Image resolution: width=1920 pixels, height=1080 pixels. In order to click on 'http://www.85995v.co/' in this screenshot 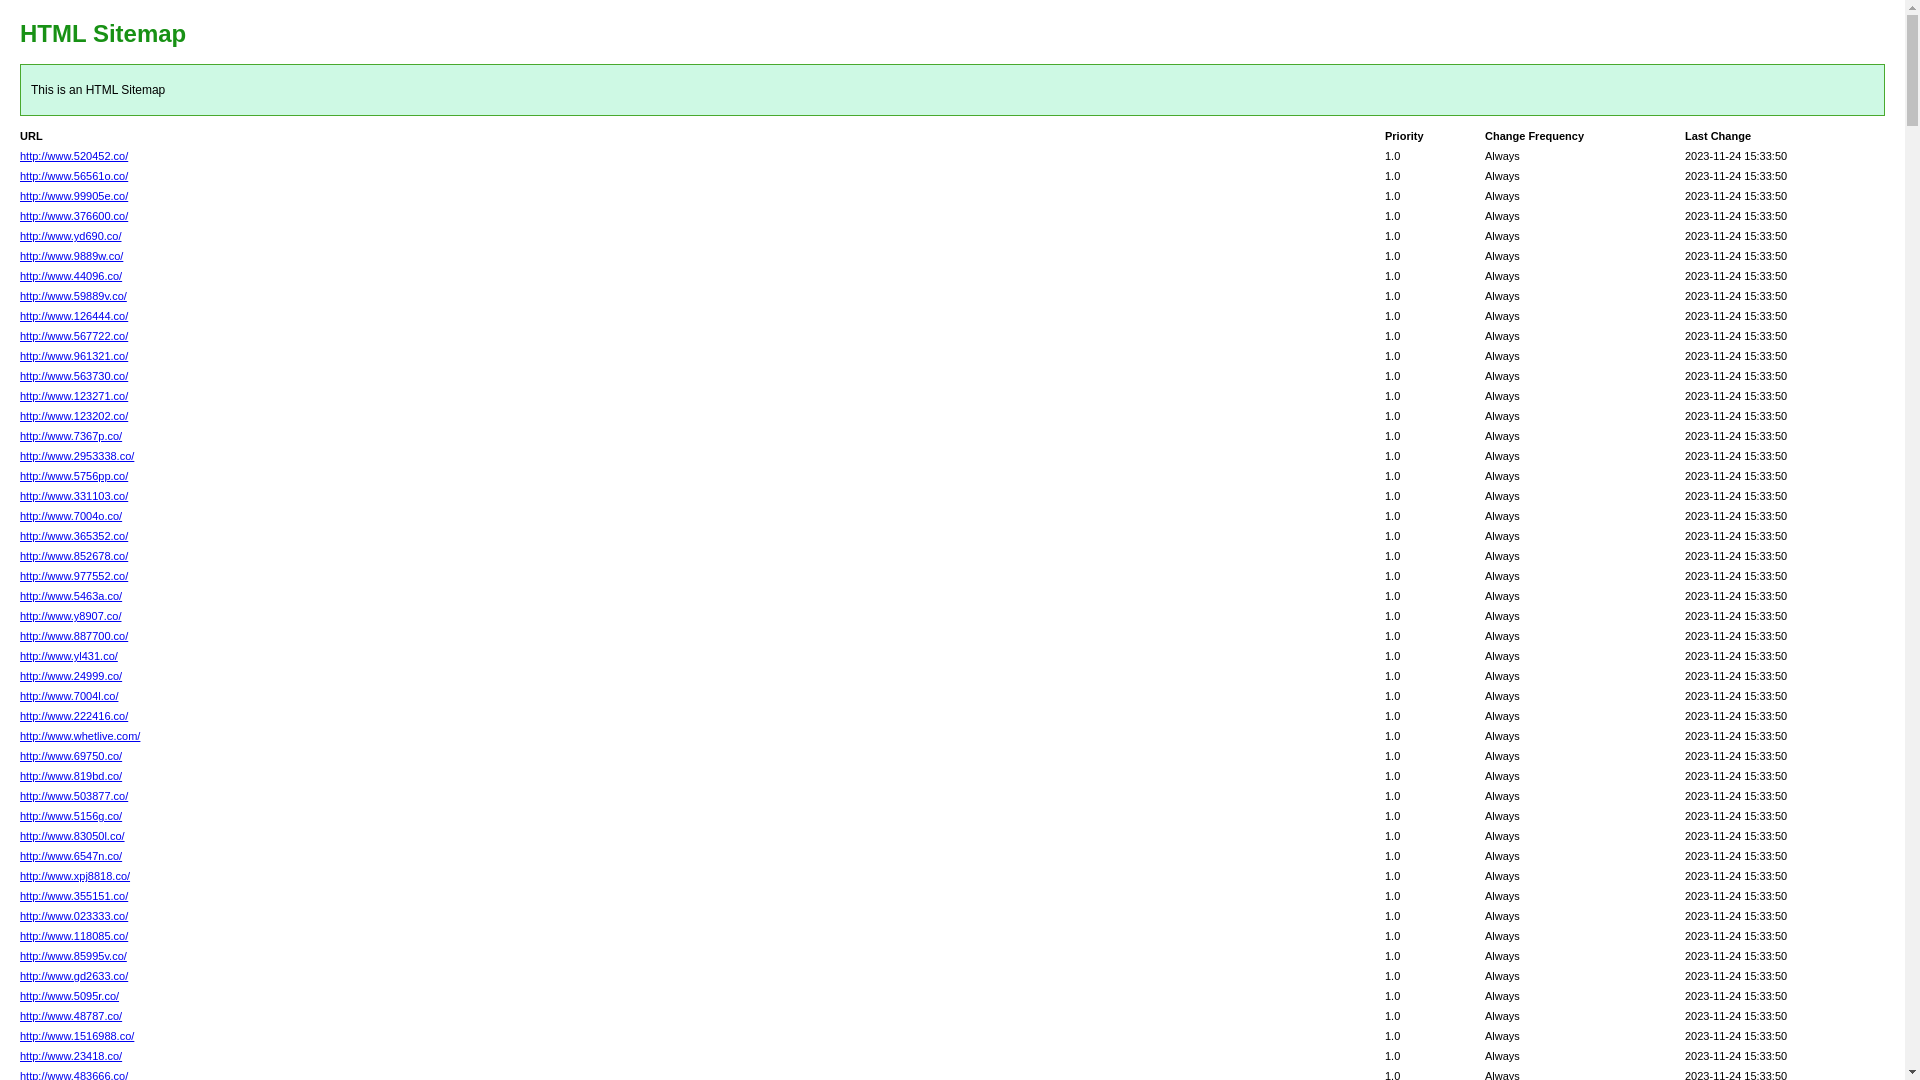, I will do `click(73, 955)`.